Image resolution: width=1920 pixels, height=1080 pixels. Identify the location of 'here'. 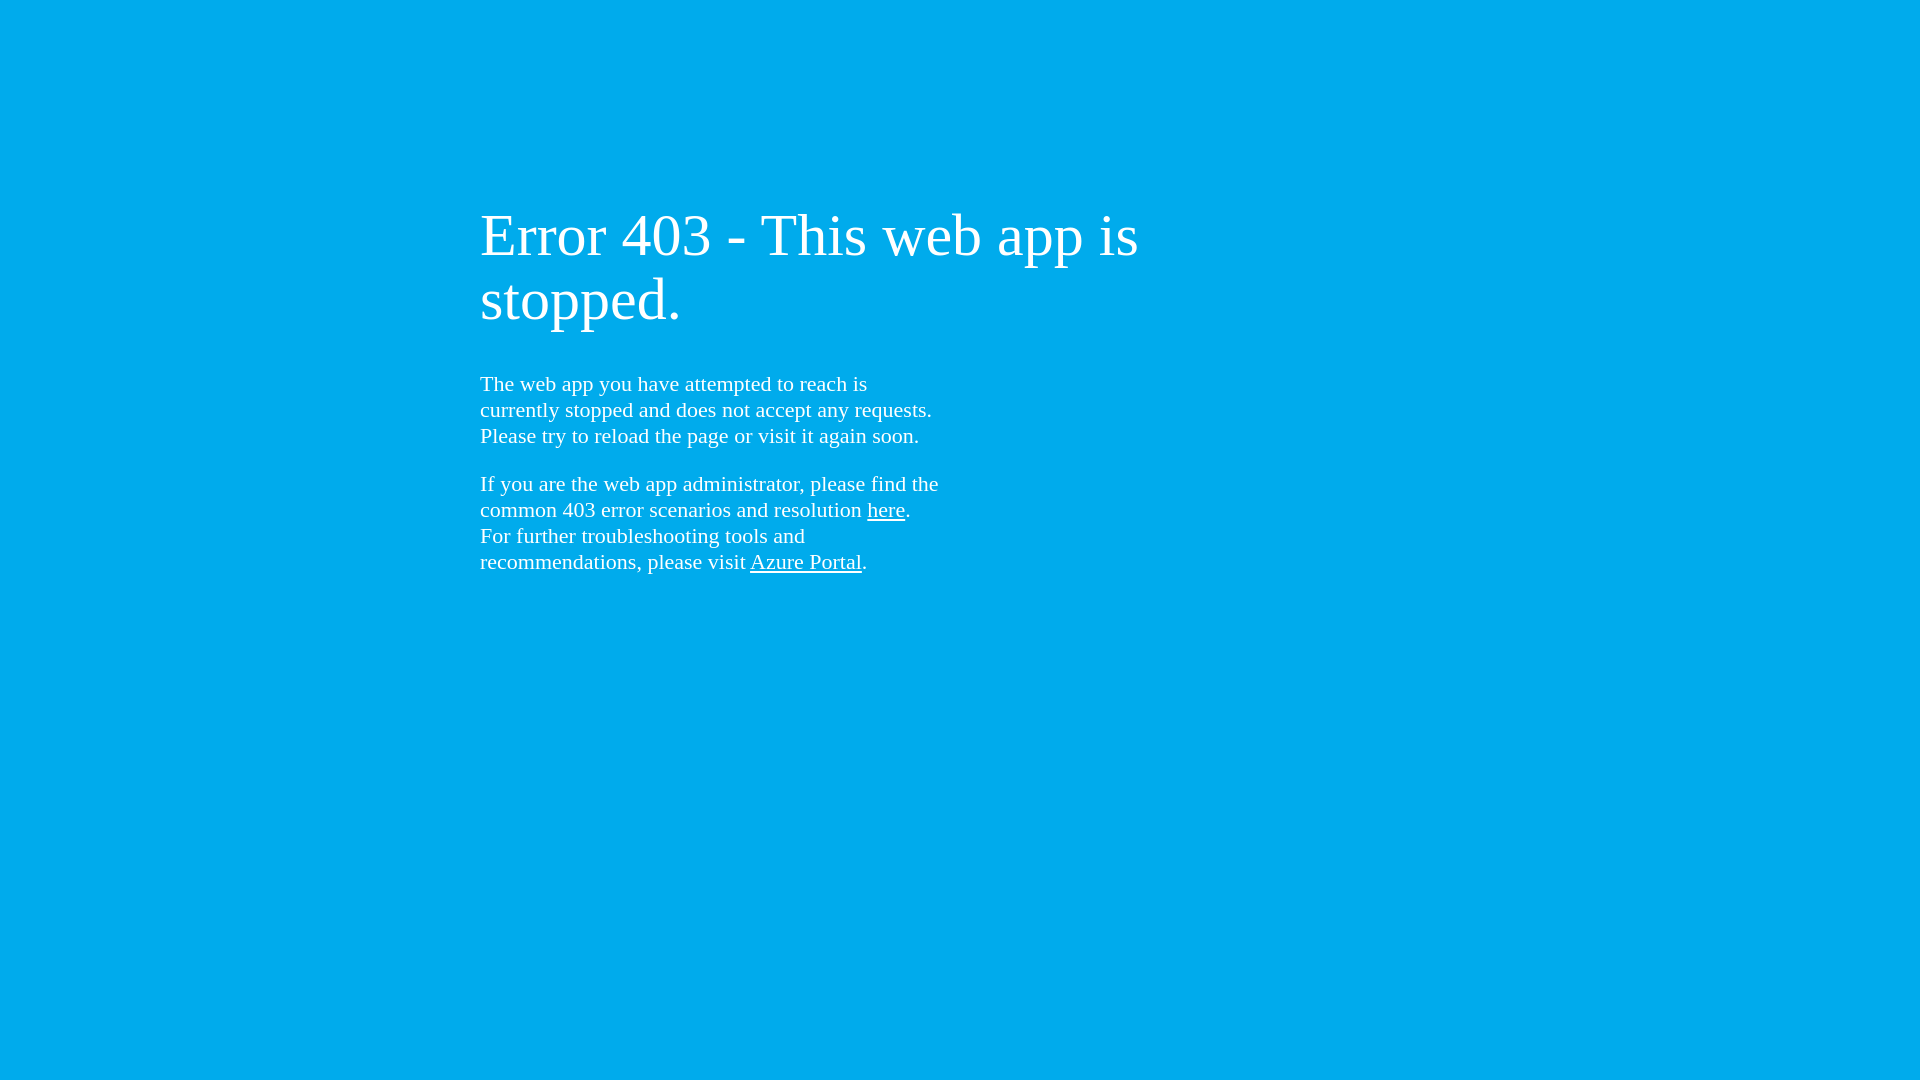
(885, 508).